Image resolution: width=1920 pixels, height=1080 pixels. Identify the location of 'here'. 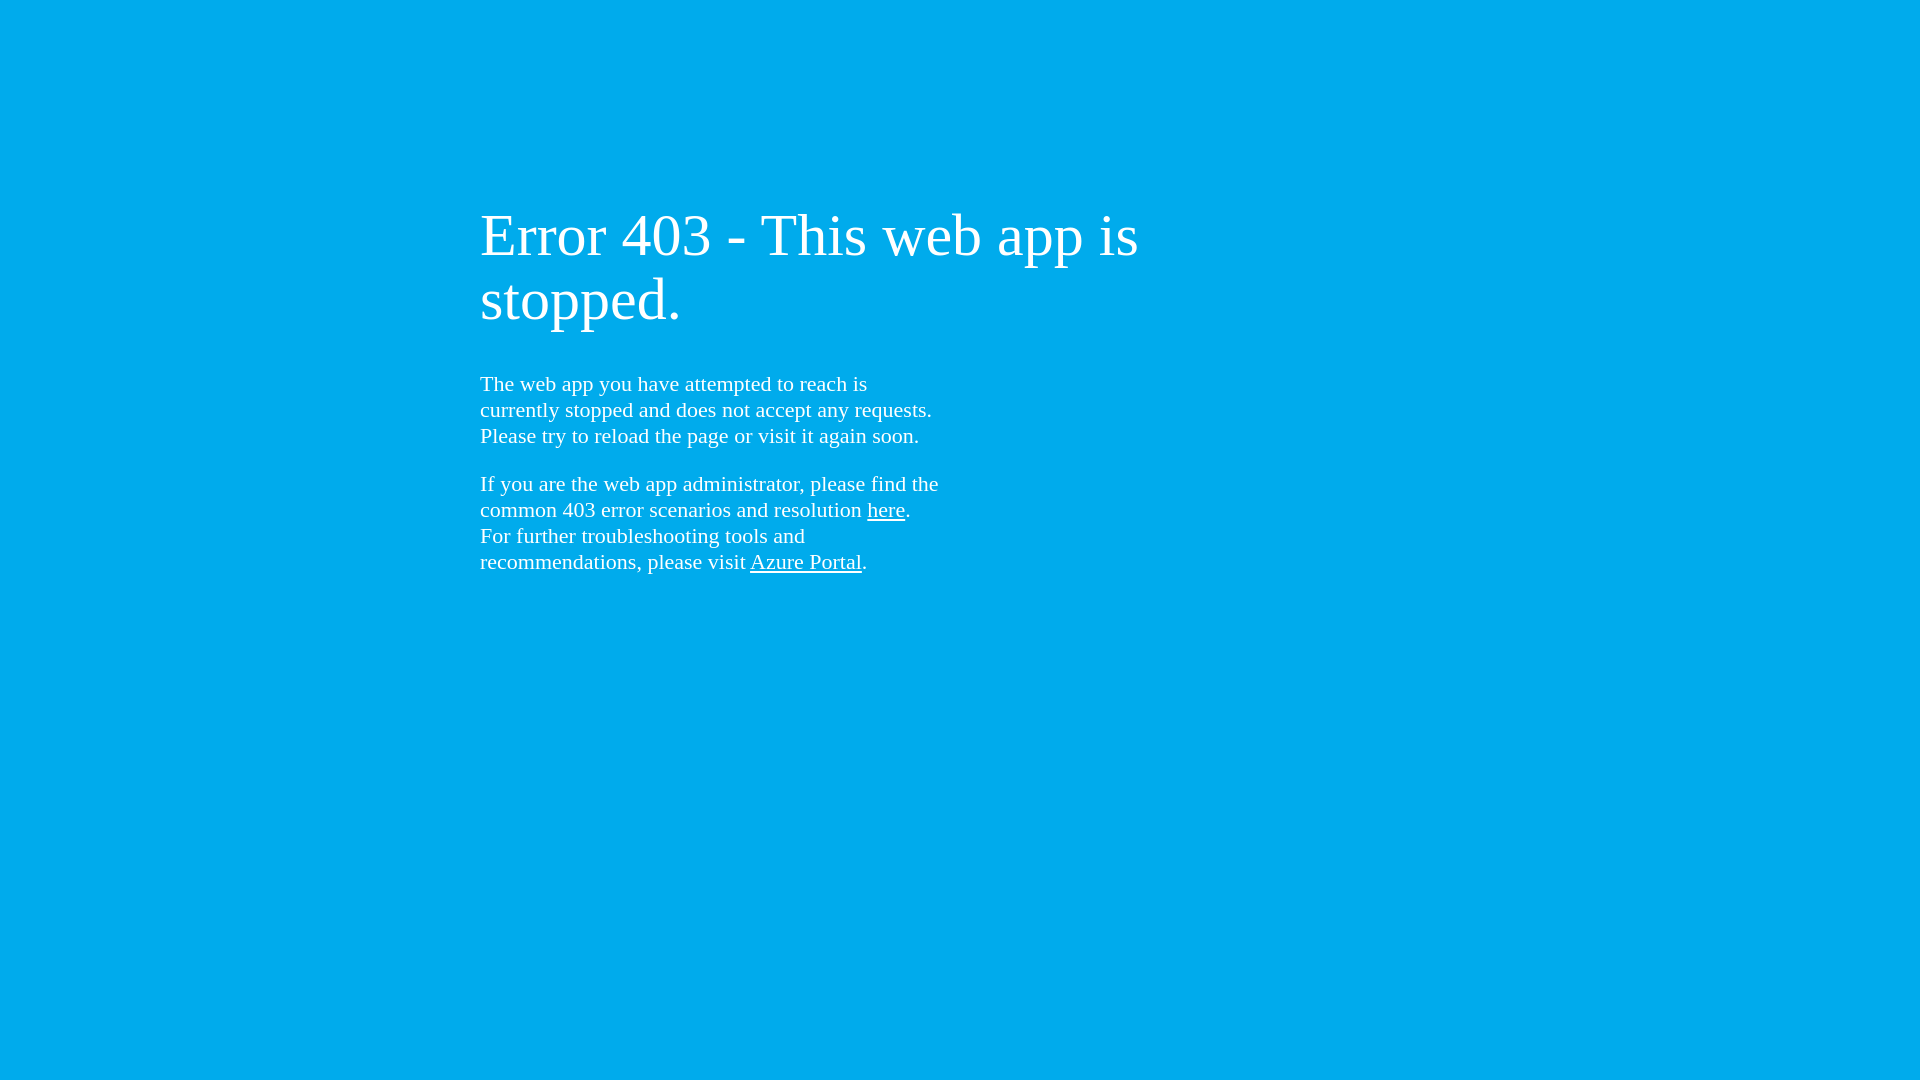
(885, 508).